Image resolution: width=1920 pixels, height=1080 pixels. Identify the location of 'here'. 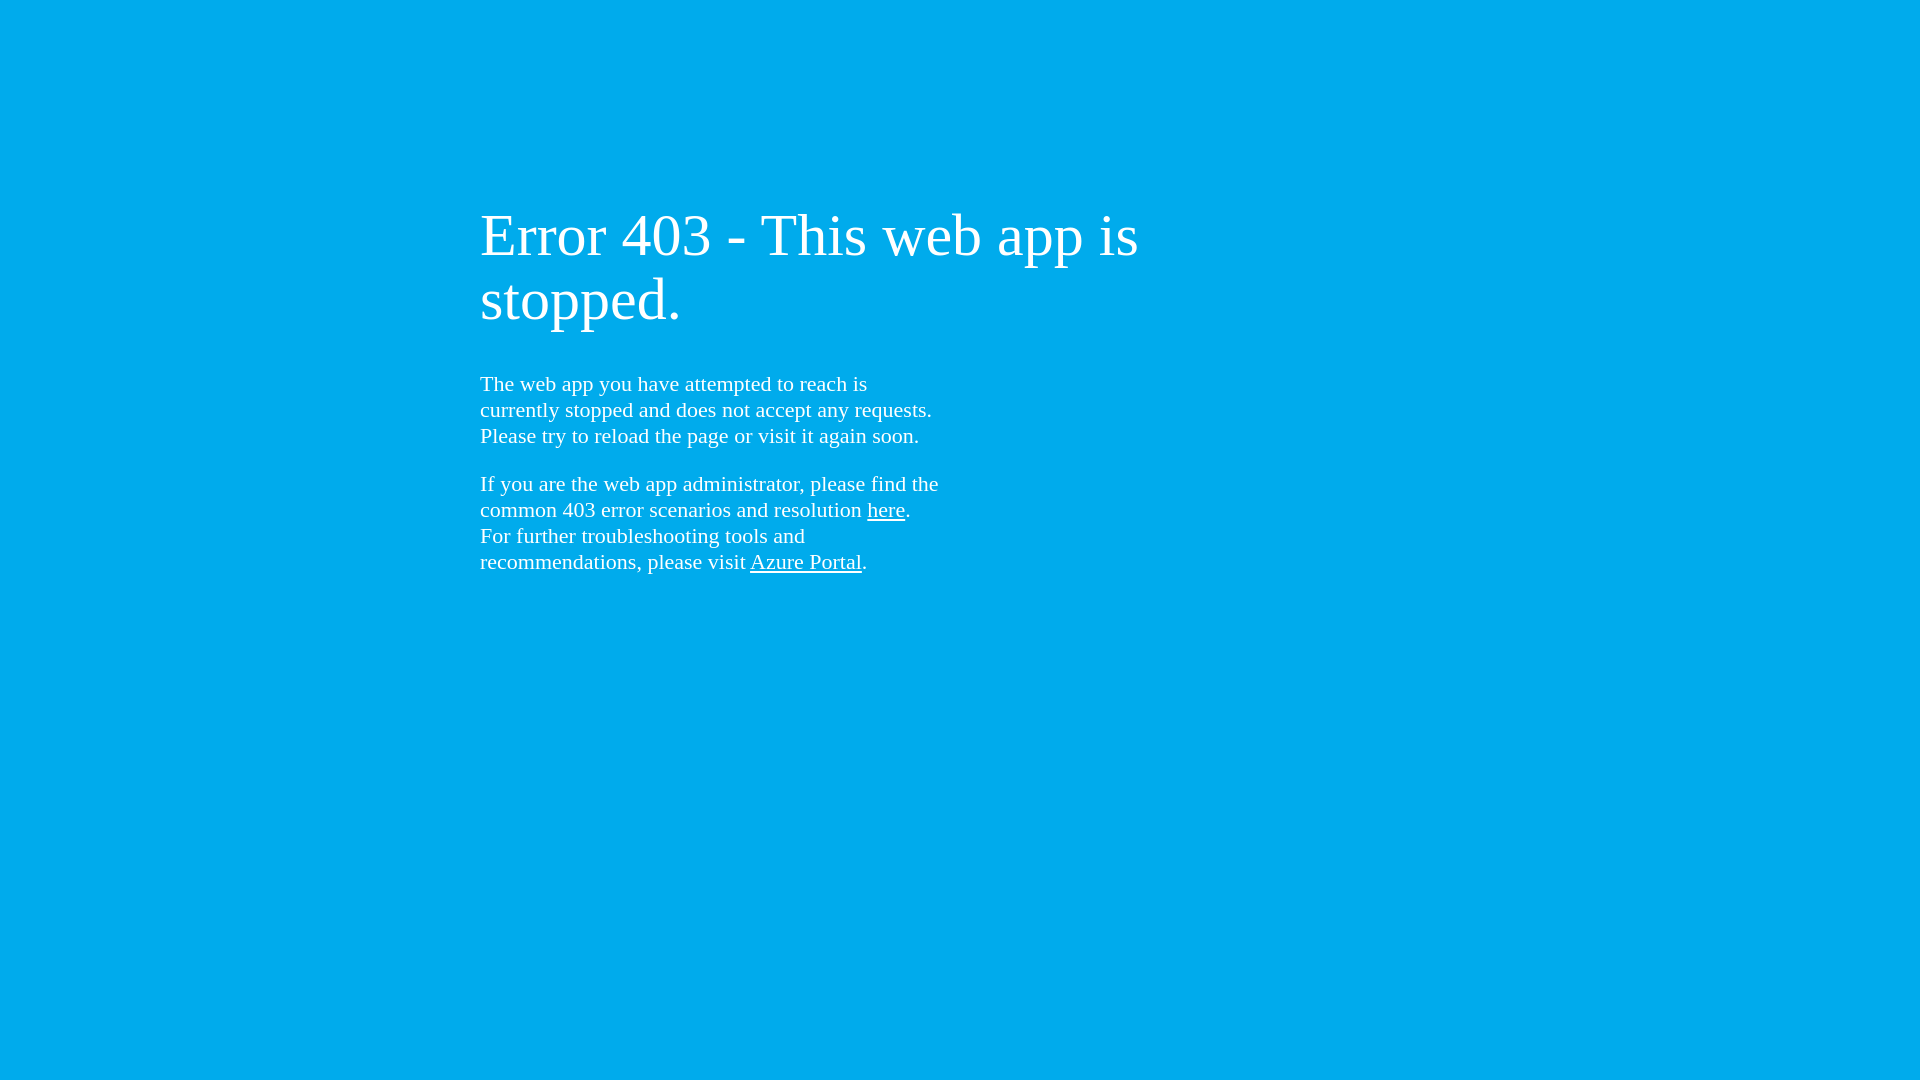
(885, 508).